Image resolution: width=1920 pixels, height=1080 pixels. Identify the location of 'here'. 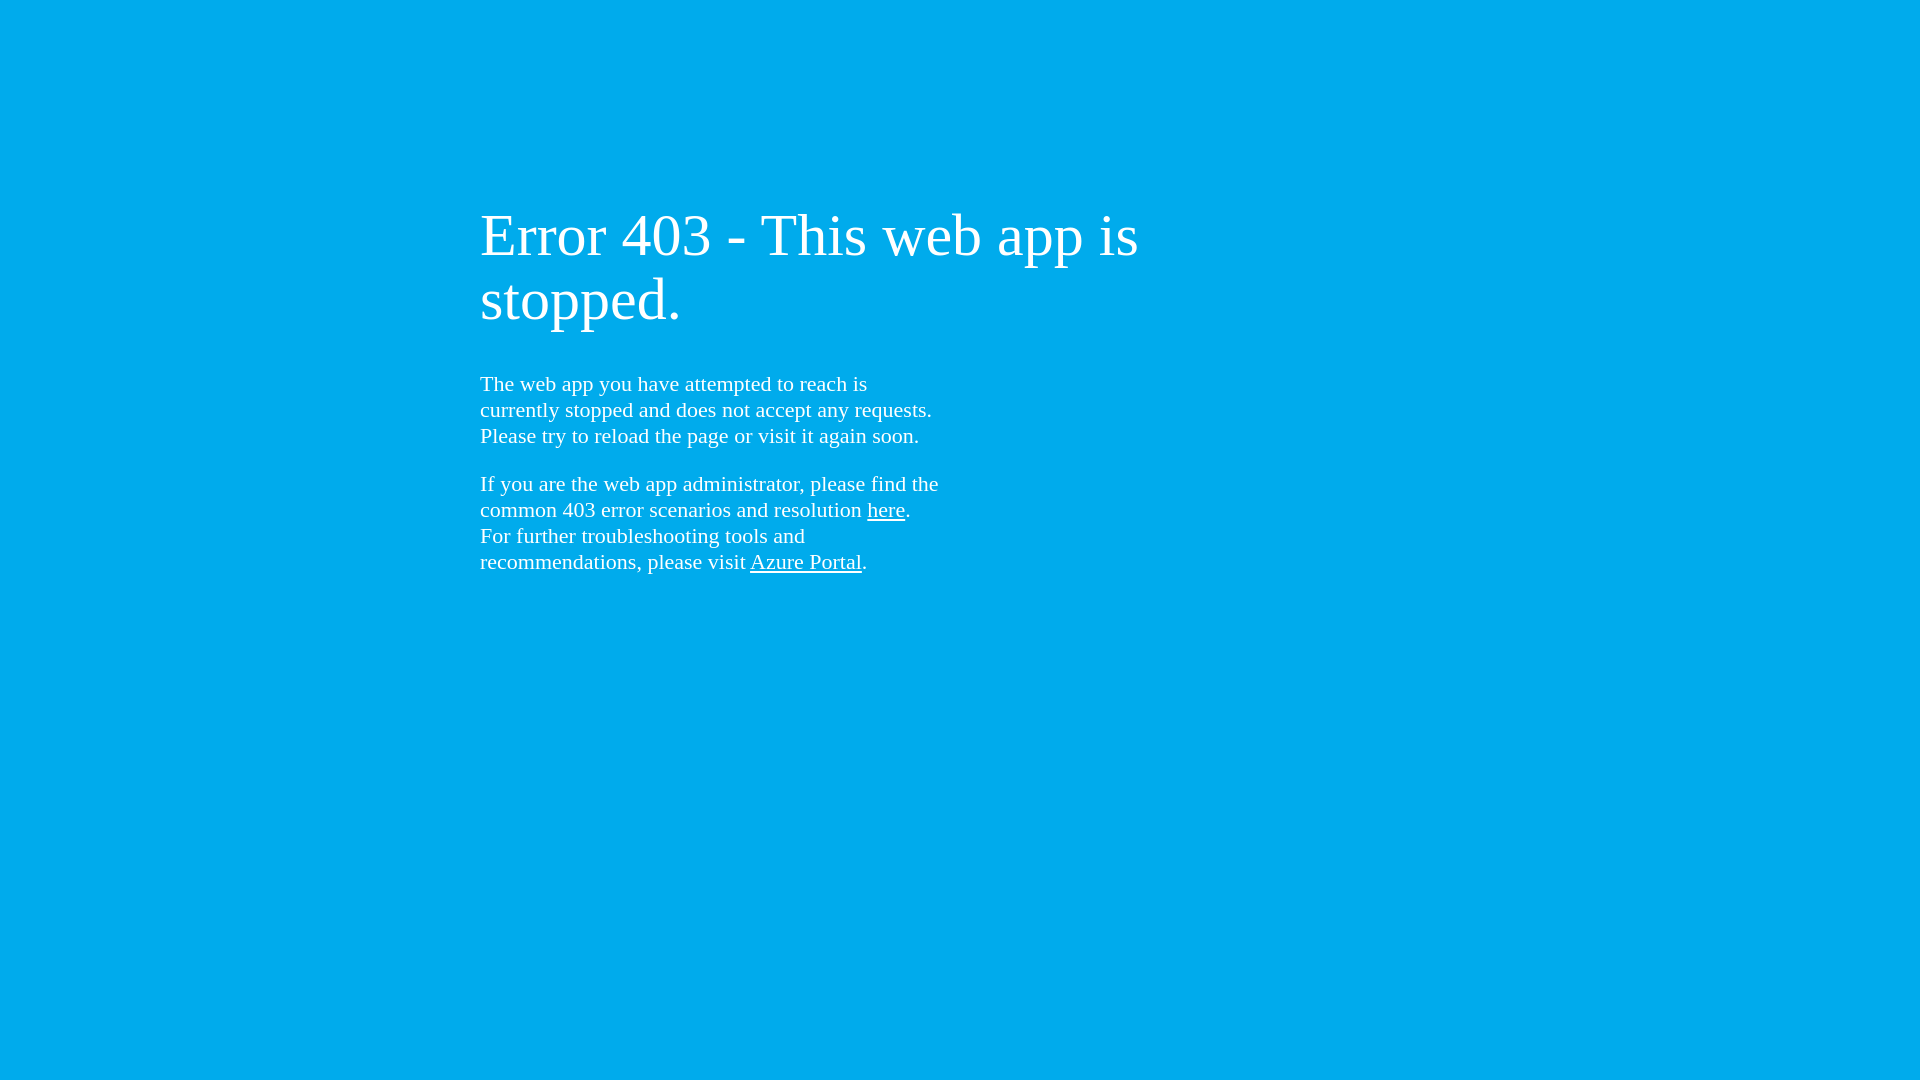
(885, 508).